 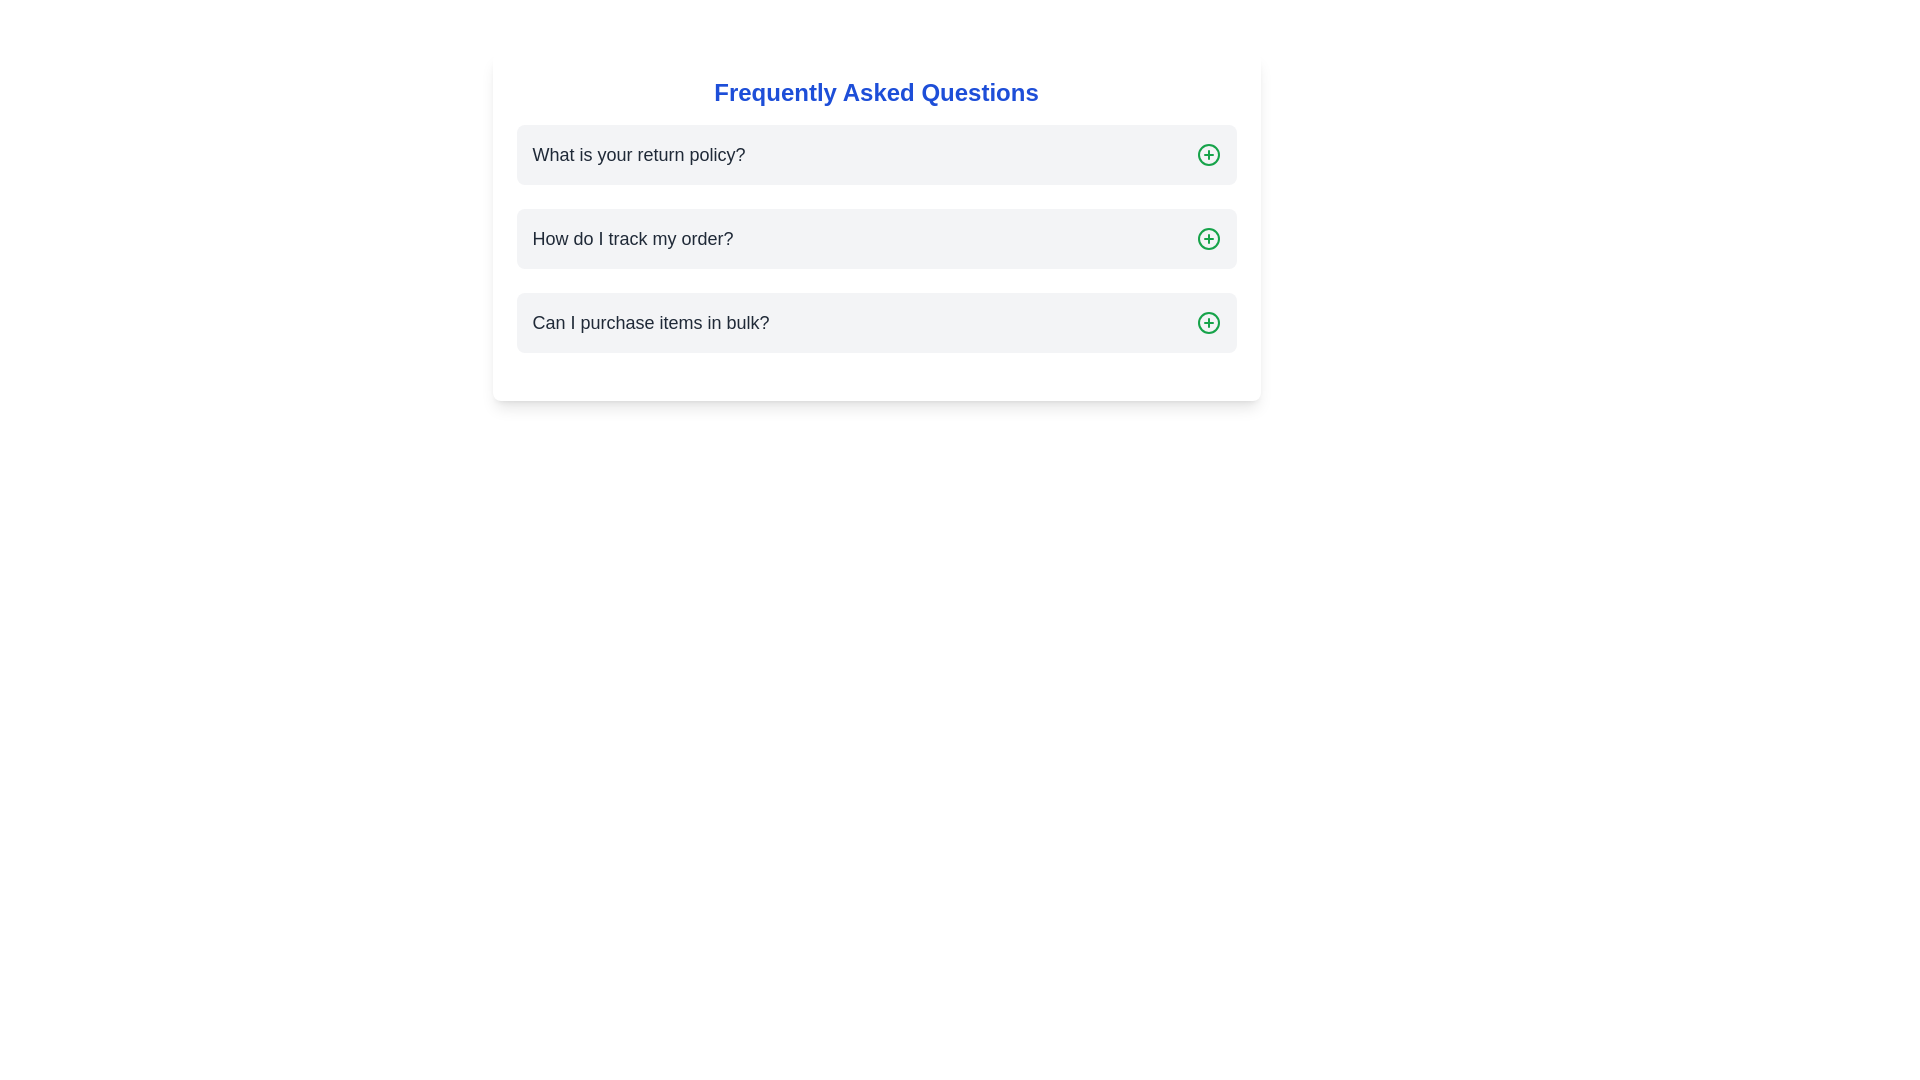 I want to click on the toggle button located on the far right of the bar labeled 'What is your return policy?', so click(x=1207, y=153).